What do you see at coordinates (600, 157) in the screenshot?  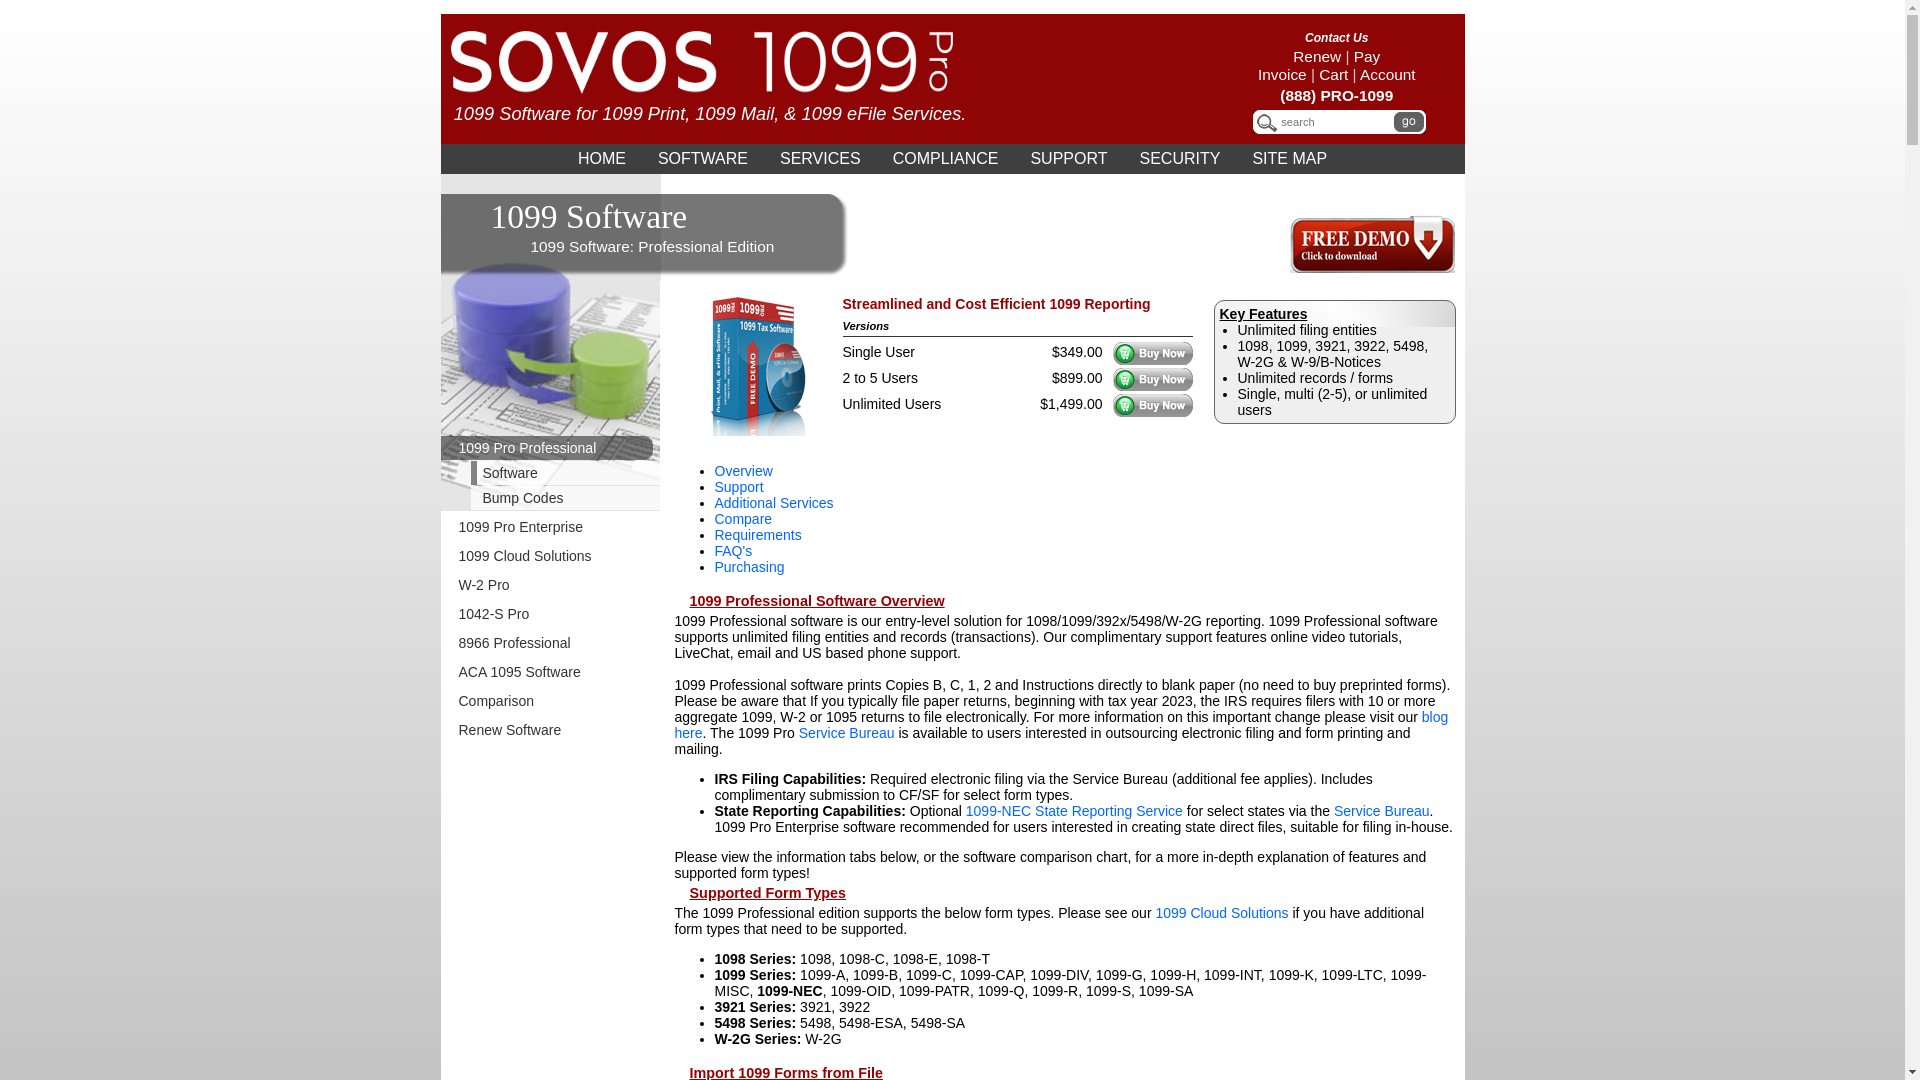 I see `'HOME'` at bounding box center [600, 157].